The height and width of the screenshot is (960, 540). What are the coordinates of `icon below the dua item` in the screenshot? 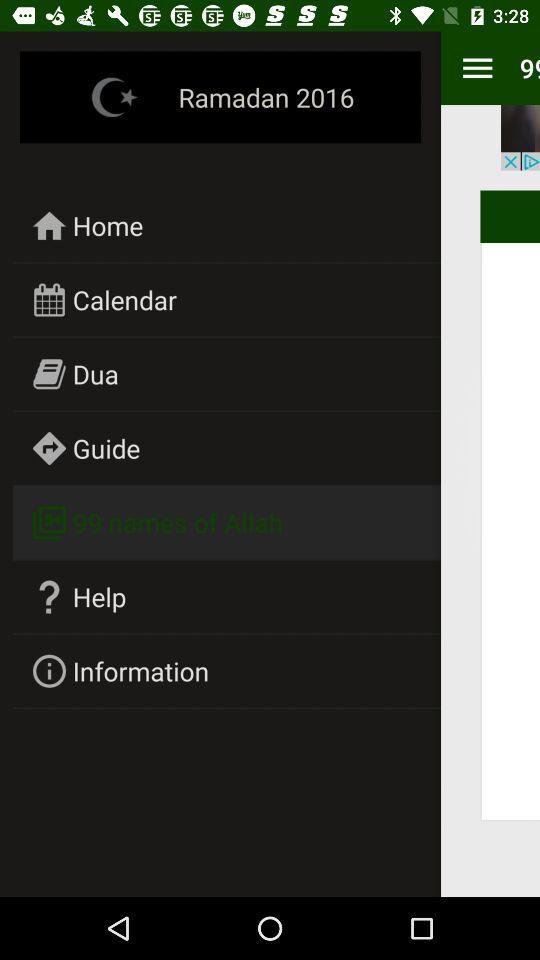 It's located at (106, 448).